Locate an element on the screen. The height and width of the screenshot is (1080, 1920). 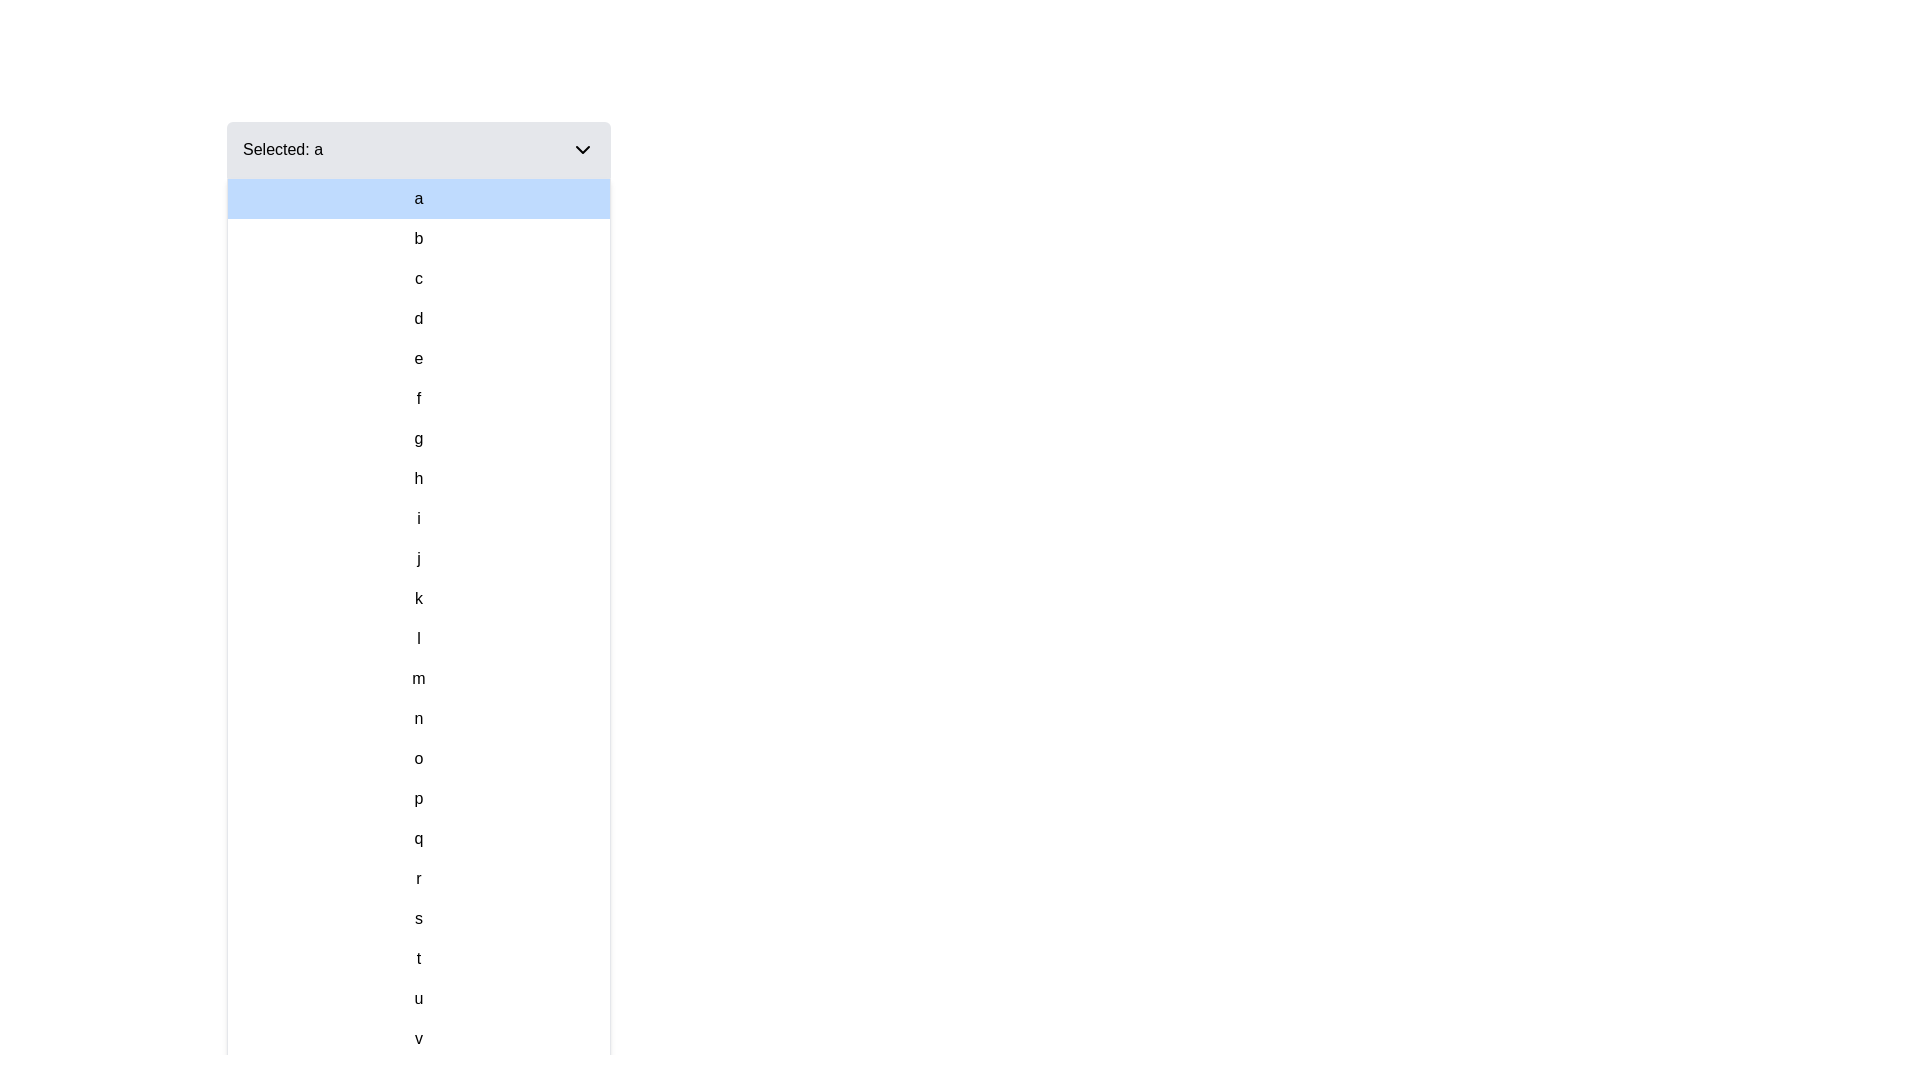
the text item displaying the letter 'b' in the vertical list is located at coordinates (417, 238).